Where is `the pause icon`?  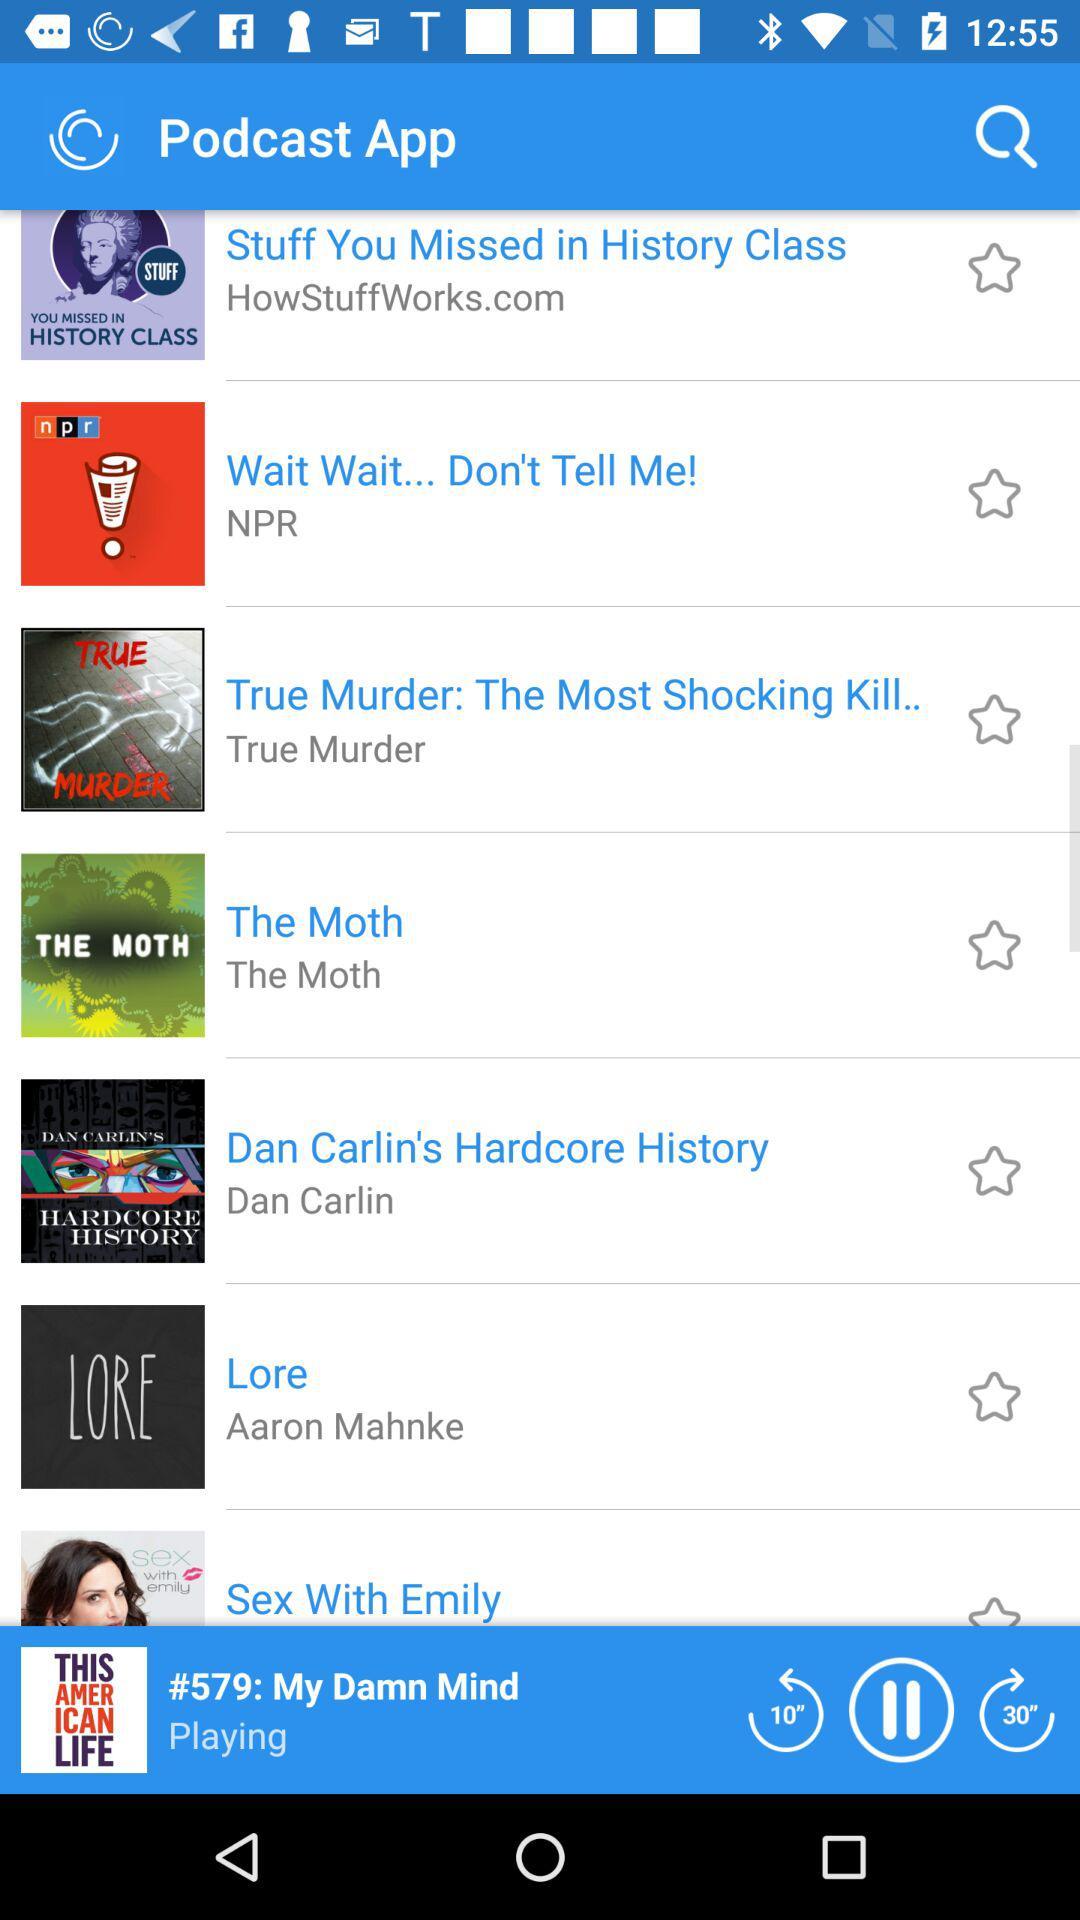
the pause icon is located at coordinates (901, 1708).